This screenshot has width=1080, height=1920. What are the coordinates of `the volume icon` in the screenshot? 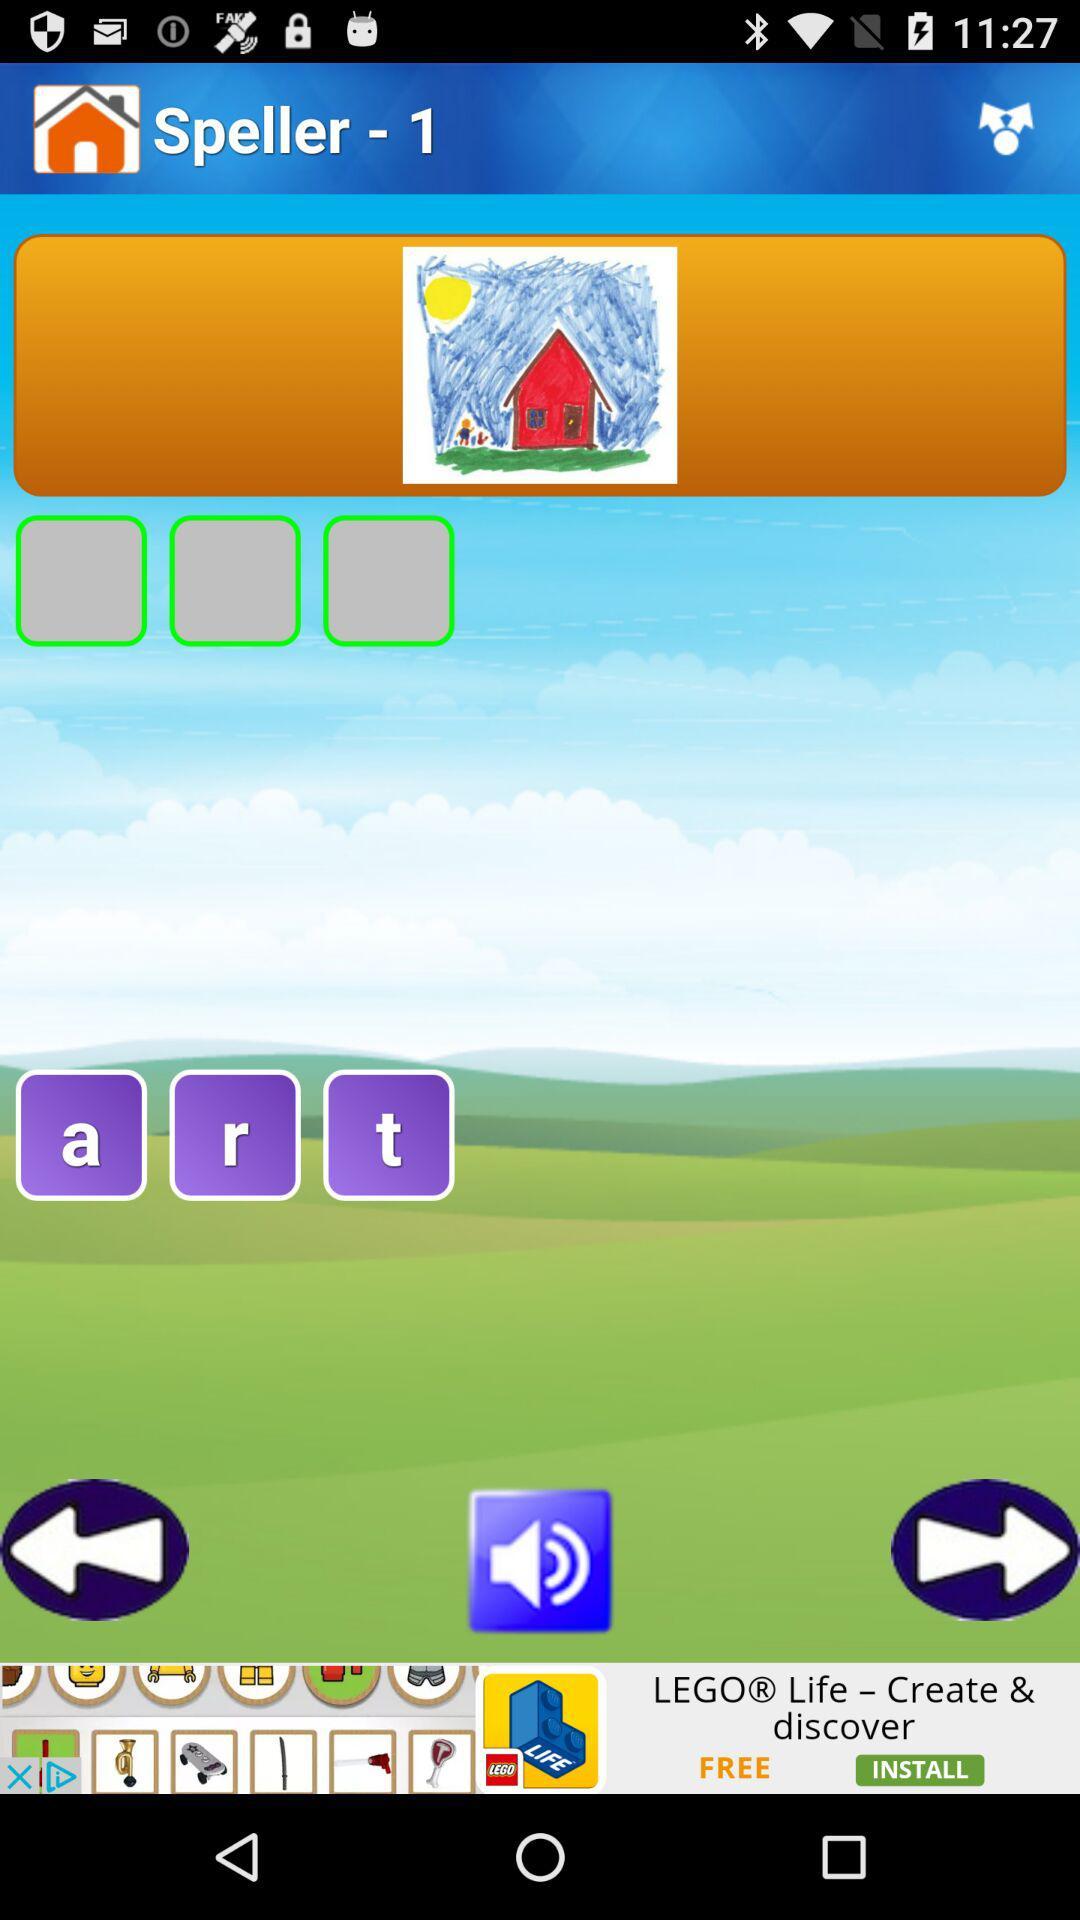 It's located at (540, 1667).